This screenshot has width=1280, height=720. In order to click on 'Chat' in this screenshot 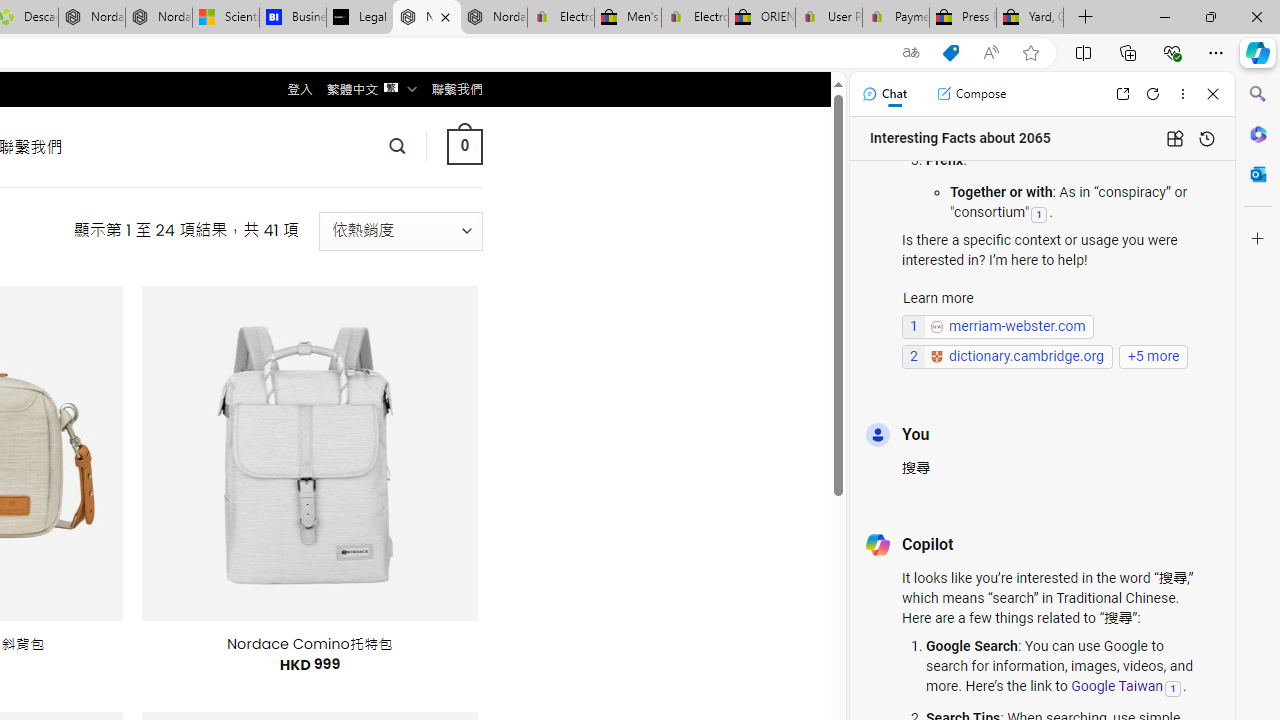, I will do `click(883, 93)`.